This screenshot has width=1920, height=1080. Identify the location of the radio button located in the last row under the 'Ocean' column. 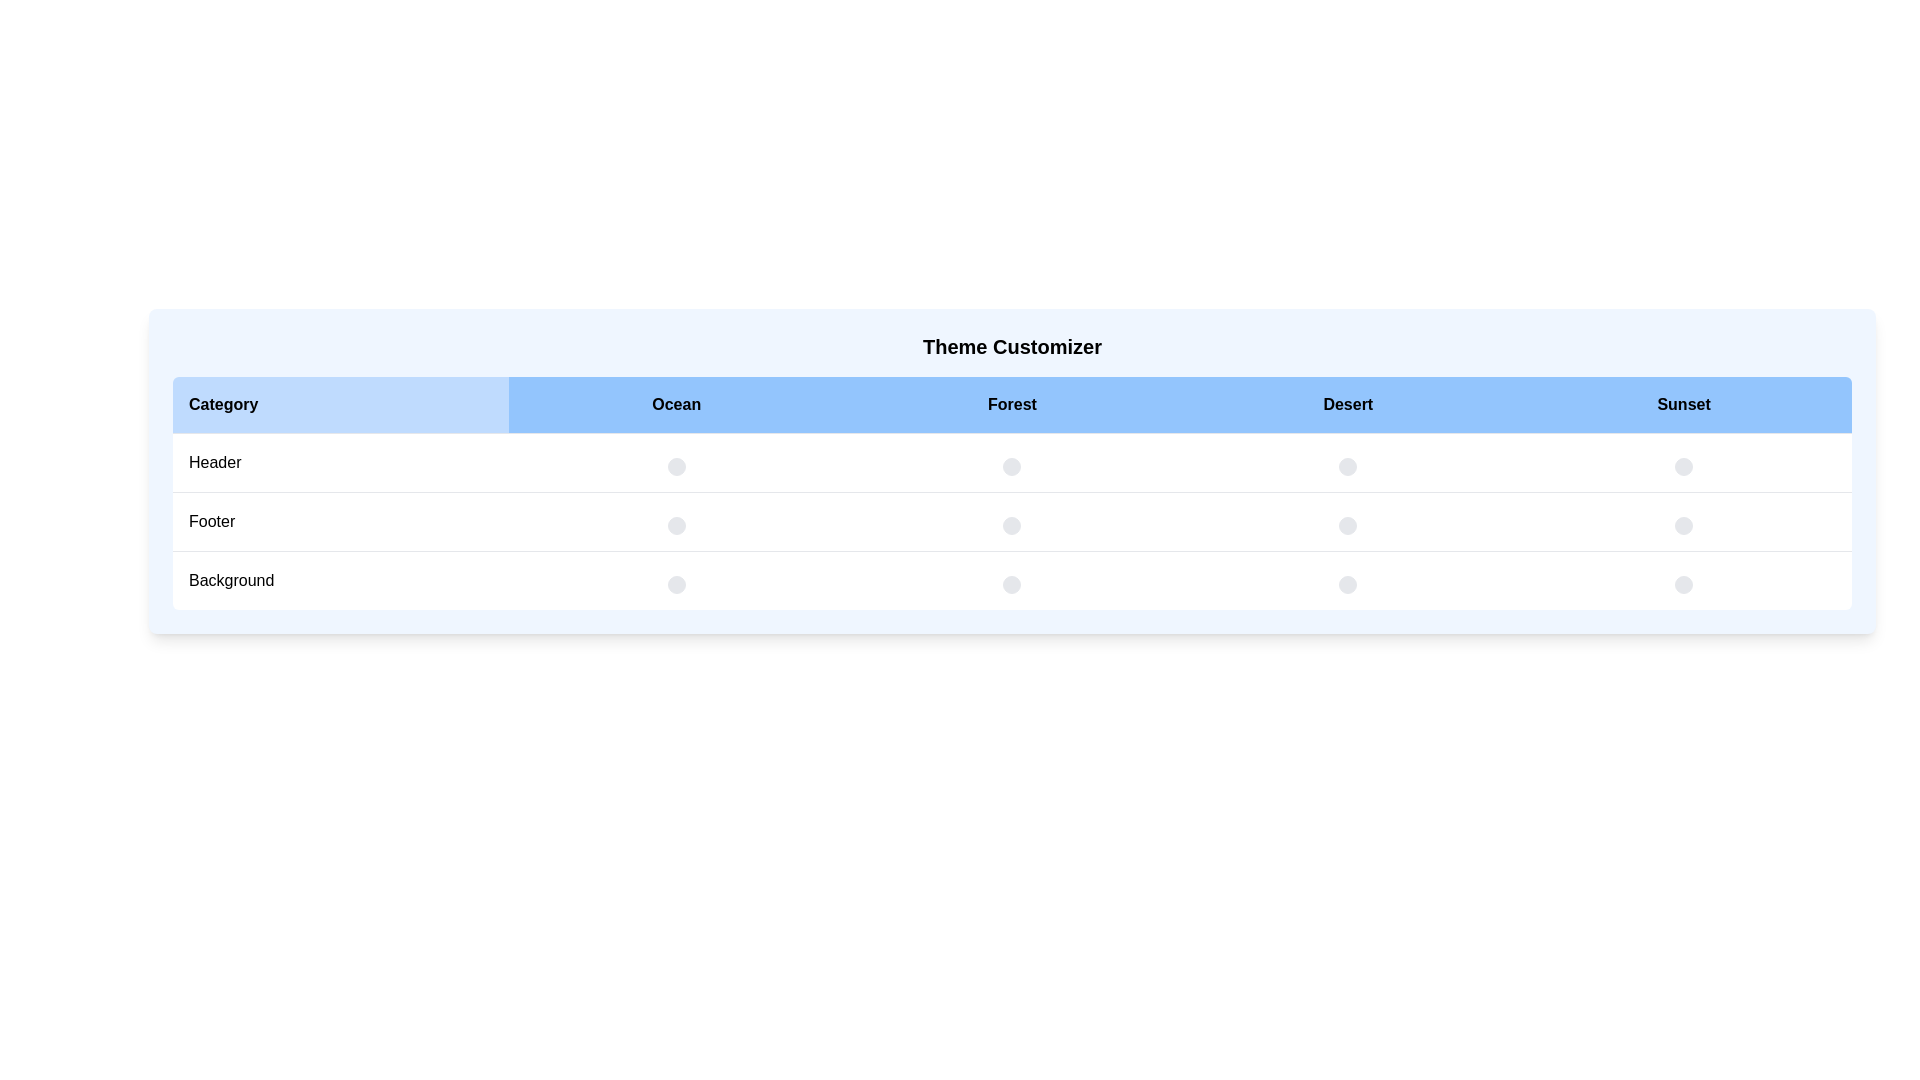
(676, 585).